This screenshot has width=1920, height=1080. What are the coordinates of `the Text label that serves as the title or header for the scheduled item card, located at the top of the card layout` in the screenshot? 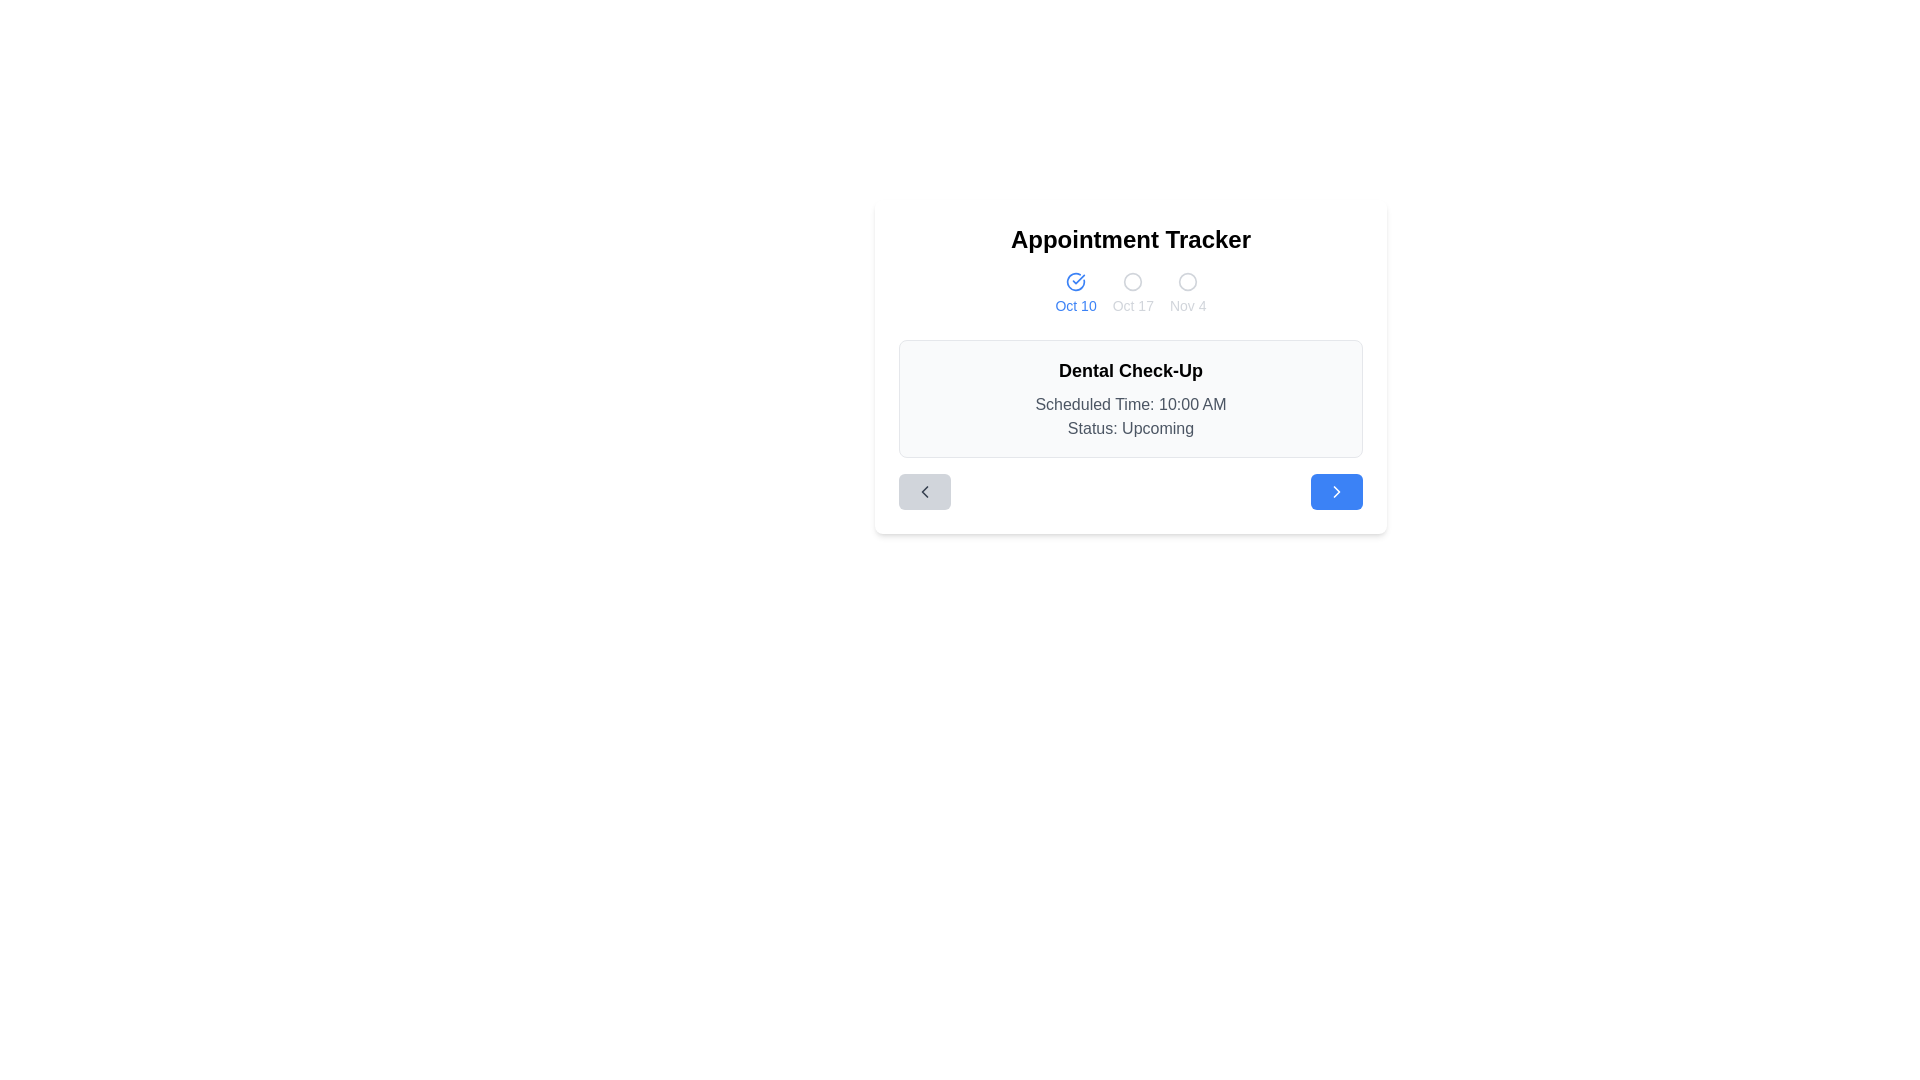 It's located at (1131, 370).